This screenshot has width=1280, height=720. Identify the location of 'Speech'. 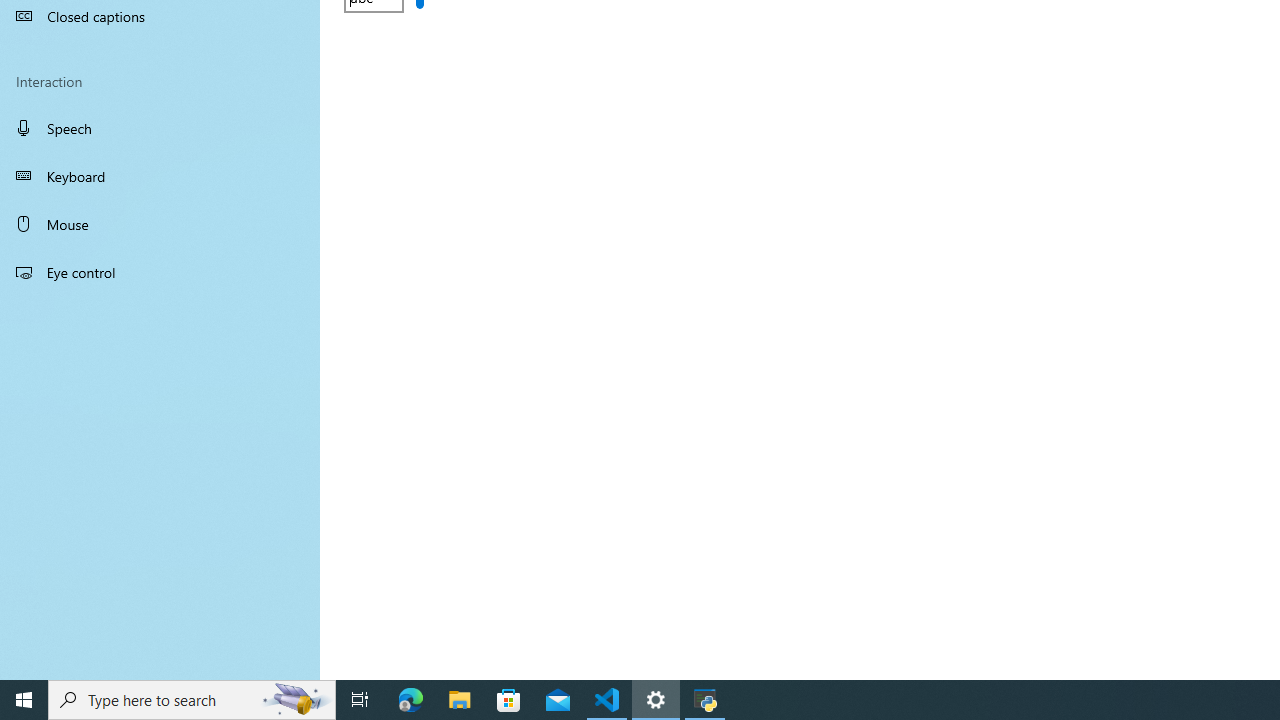
(160, 127).